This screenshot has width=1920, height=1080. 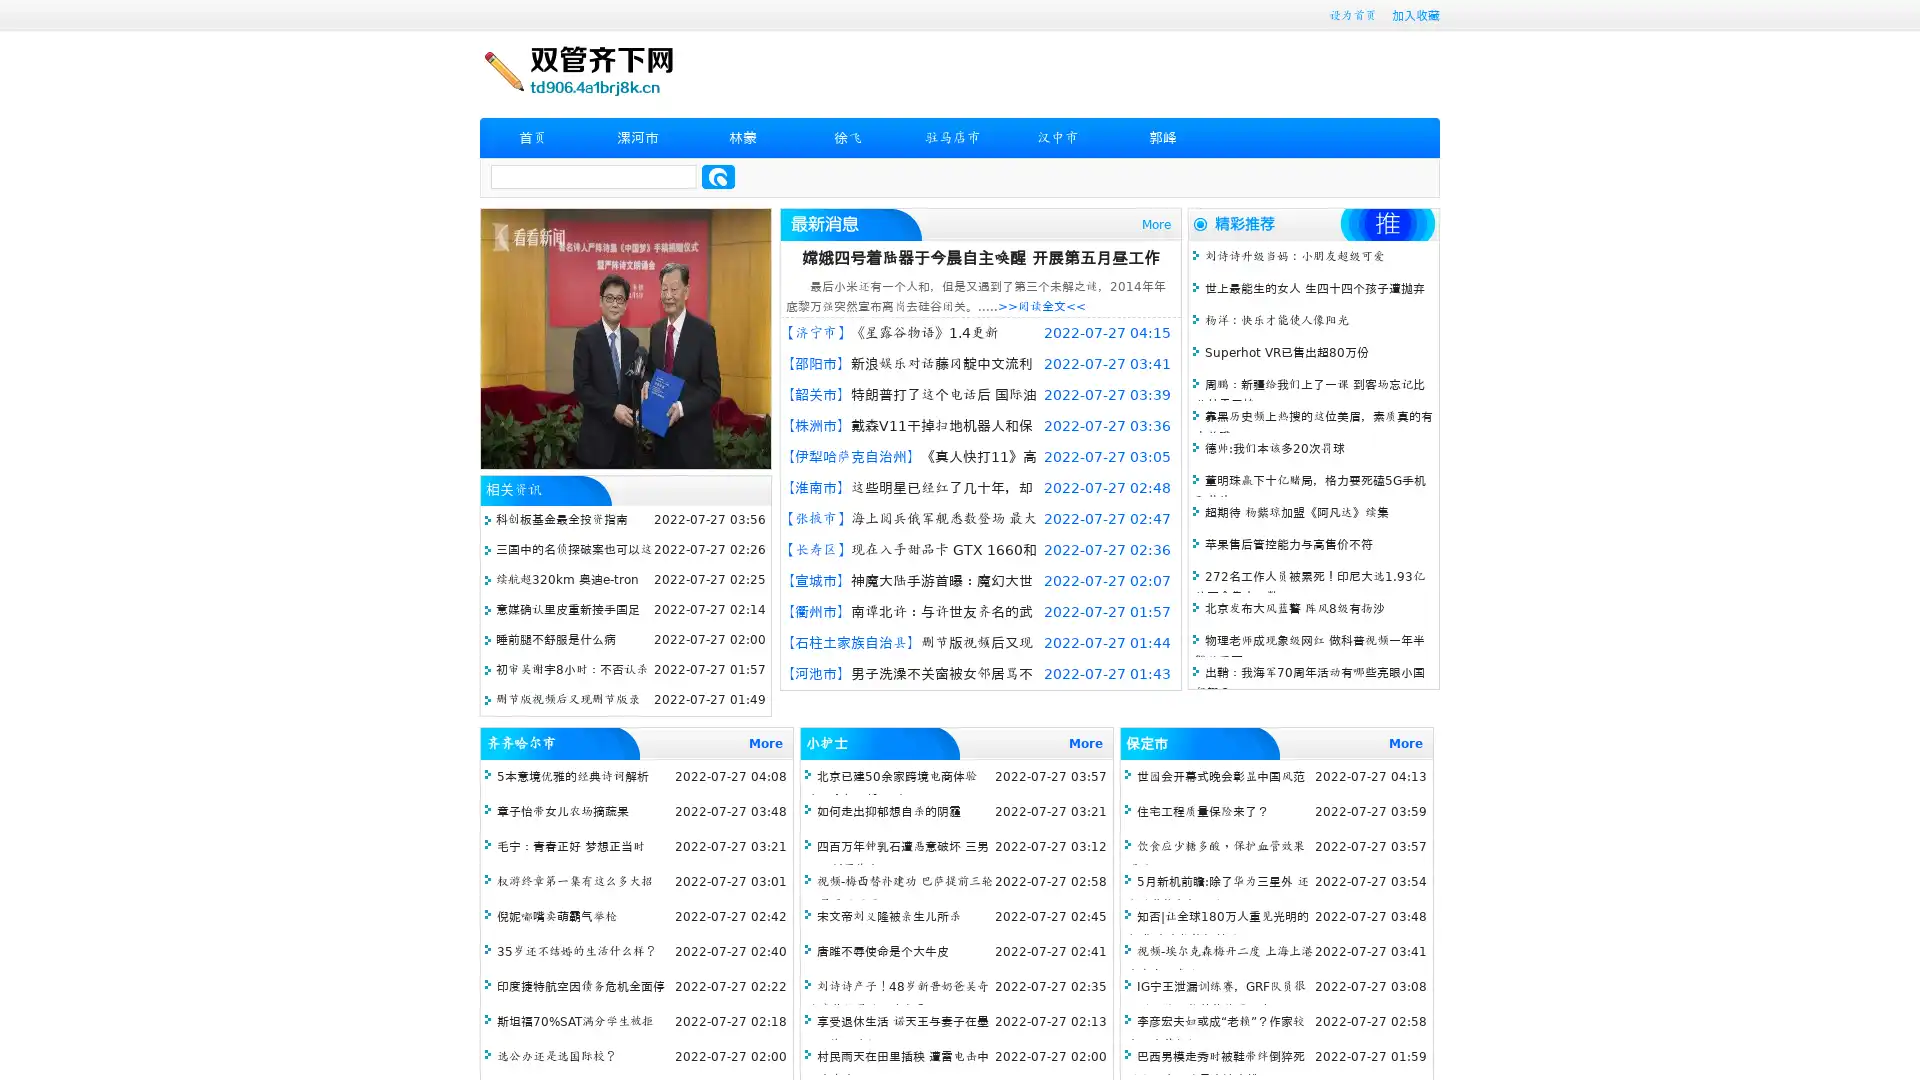 What do you see at coordinates (718, 176) in the screenshot?
I see `Search` at bounding box center [718, 176].